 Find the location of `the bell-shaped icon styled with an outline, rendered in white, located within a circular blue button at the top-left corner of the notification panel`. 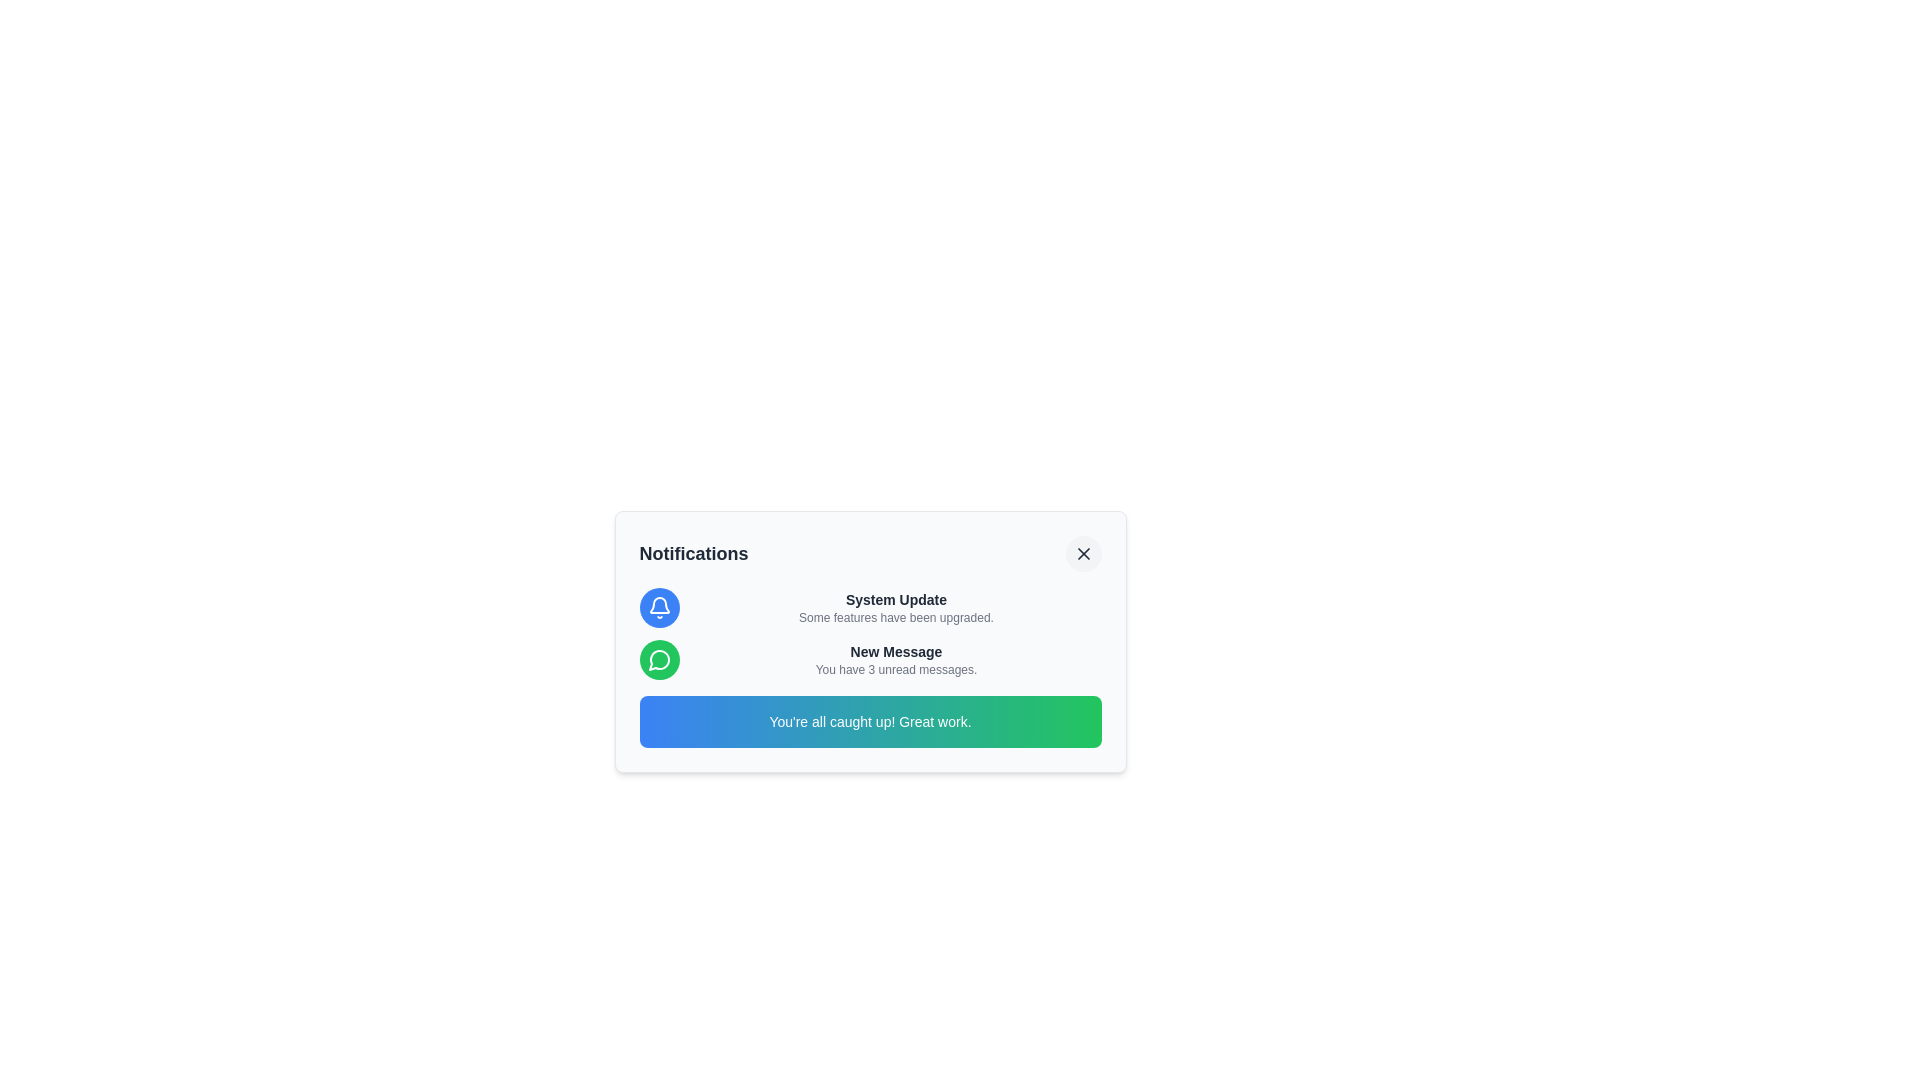

the bell-shaped icon styled with an outline, rendered in white, located within a circular blue button at the top-left corner of the notification panel is located at coordinates (659, 607).